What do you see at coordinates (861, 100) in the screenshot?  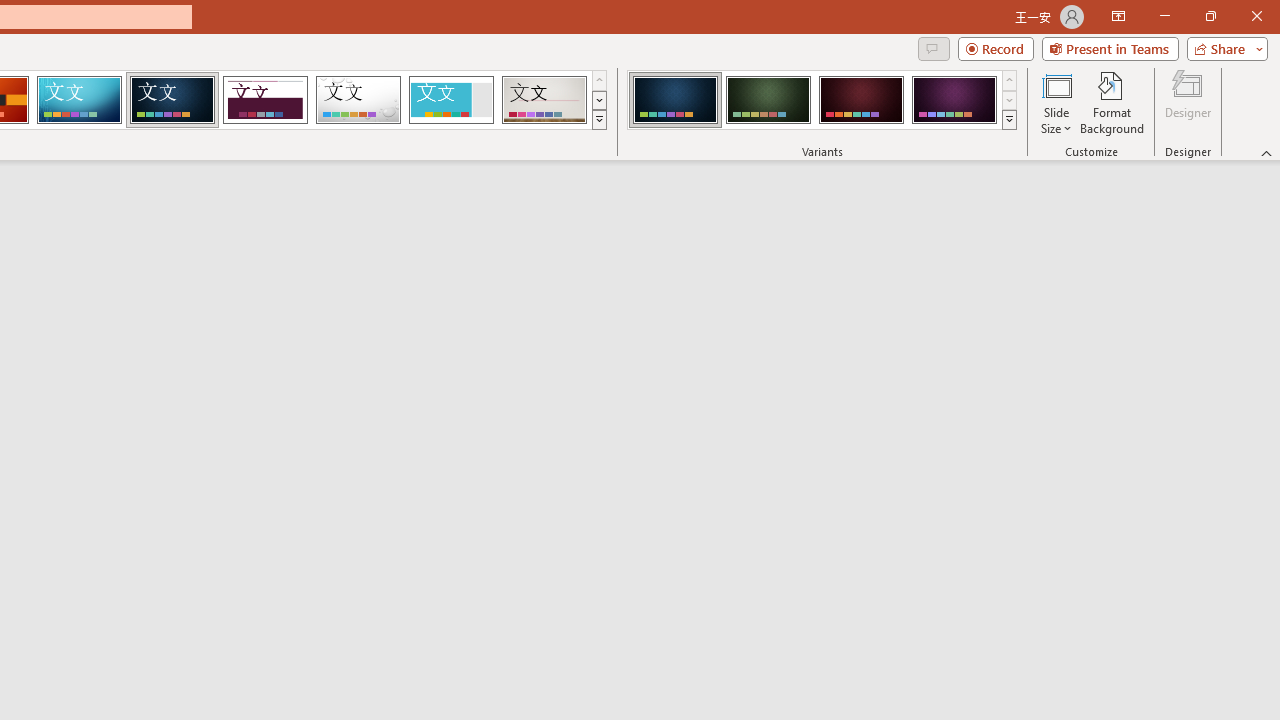 I see `'Damask Variant 3'` at bounding box center [861, 100].